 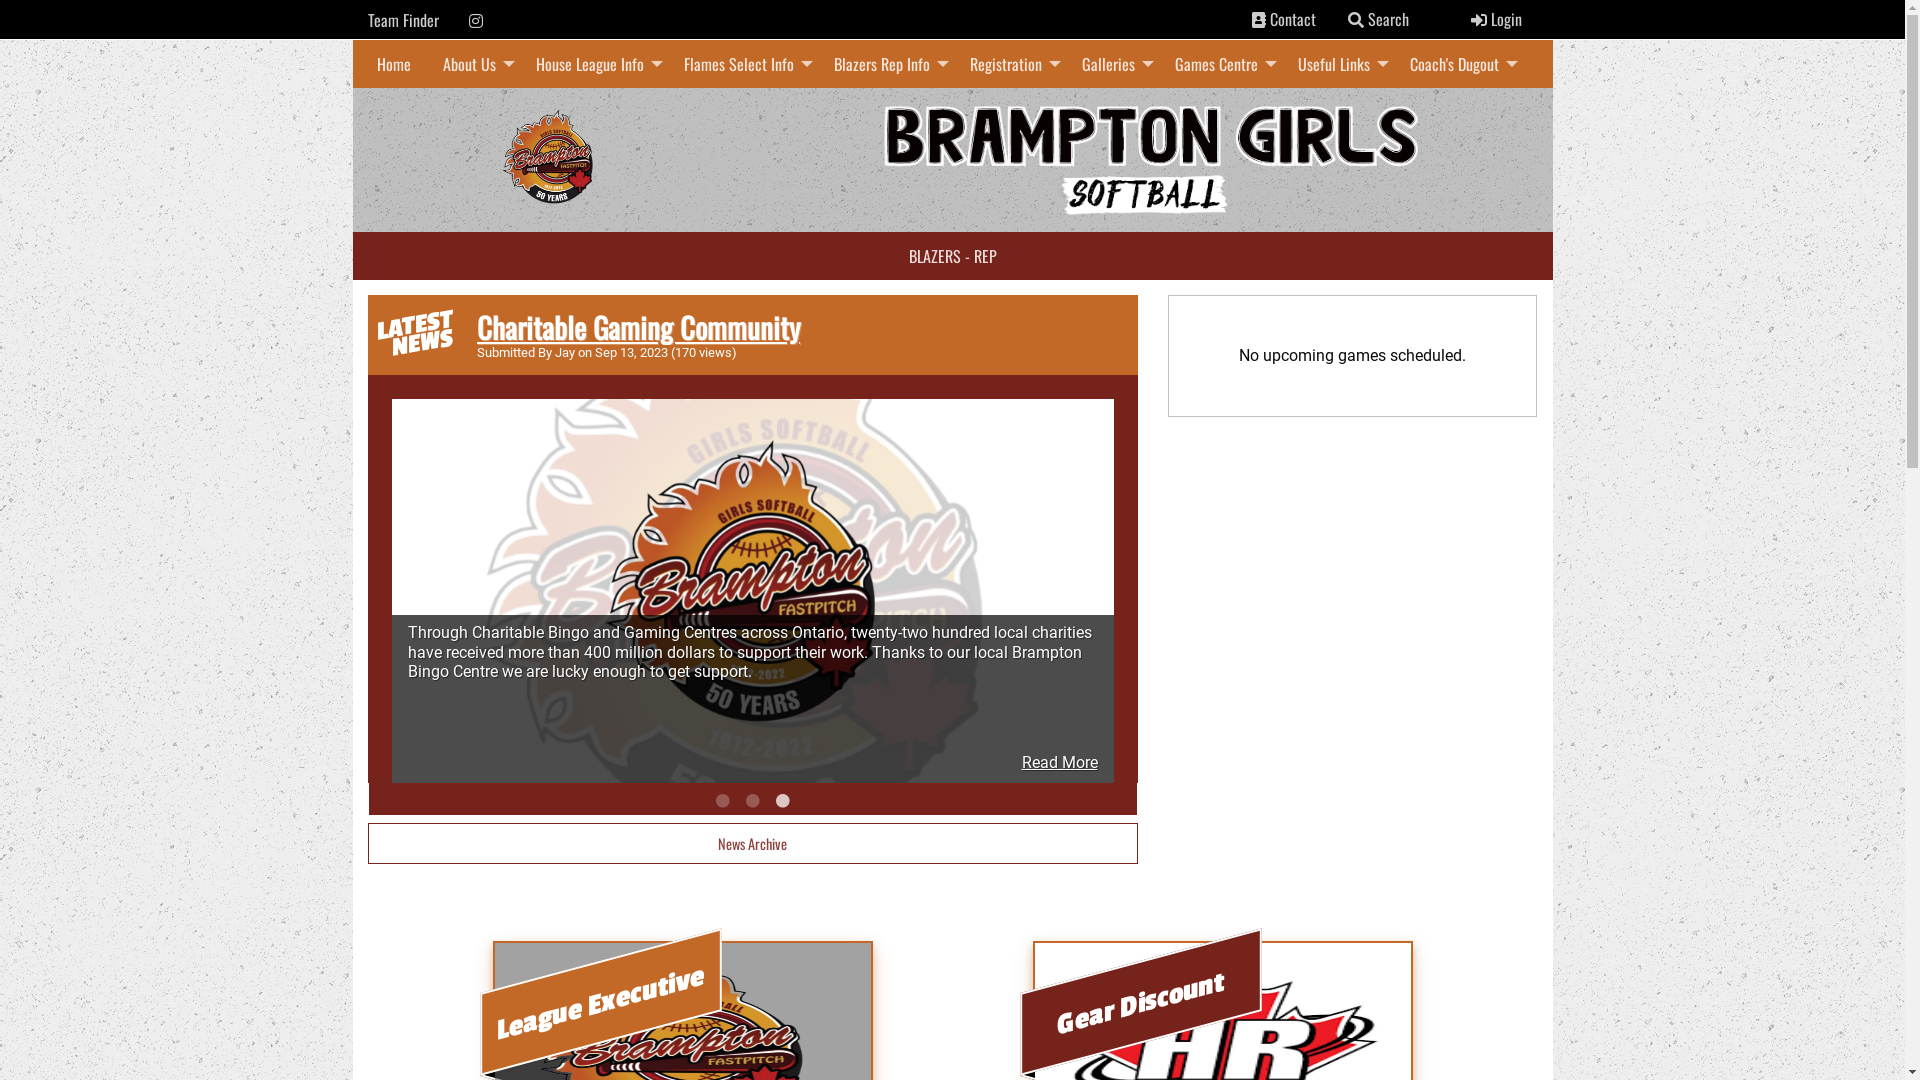 What do you see at coordinates (742, 63) in the screenshot?
I see `'Flames Select Info'` at bounding box center [742, 63].